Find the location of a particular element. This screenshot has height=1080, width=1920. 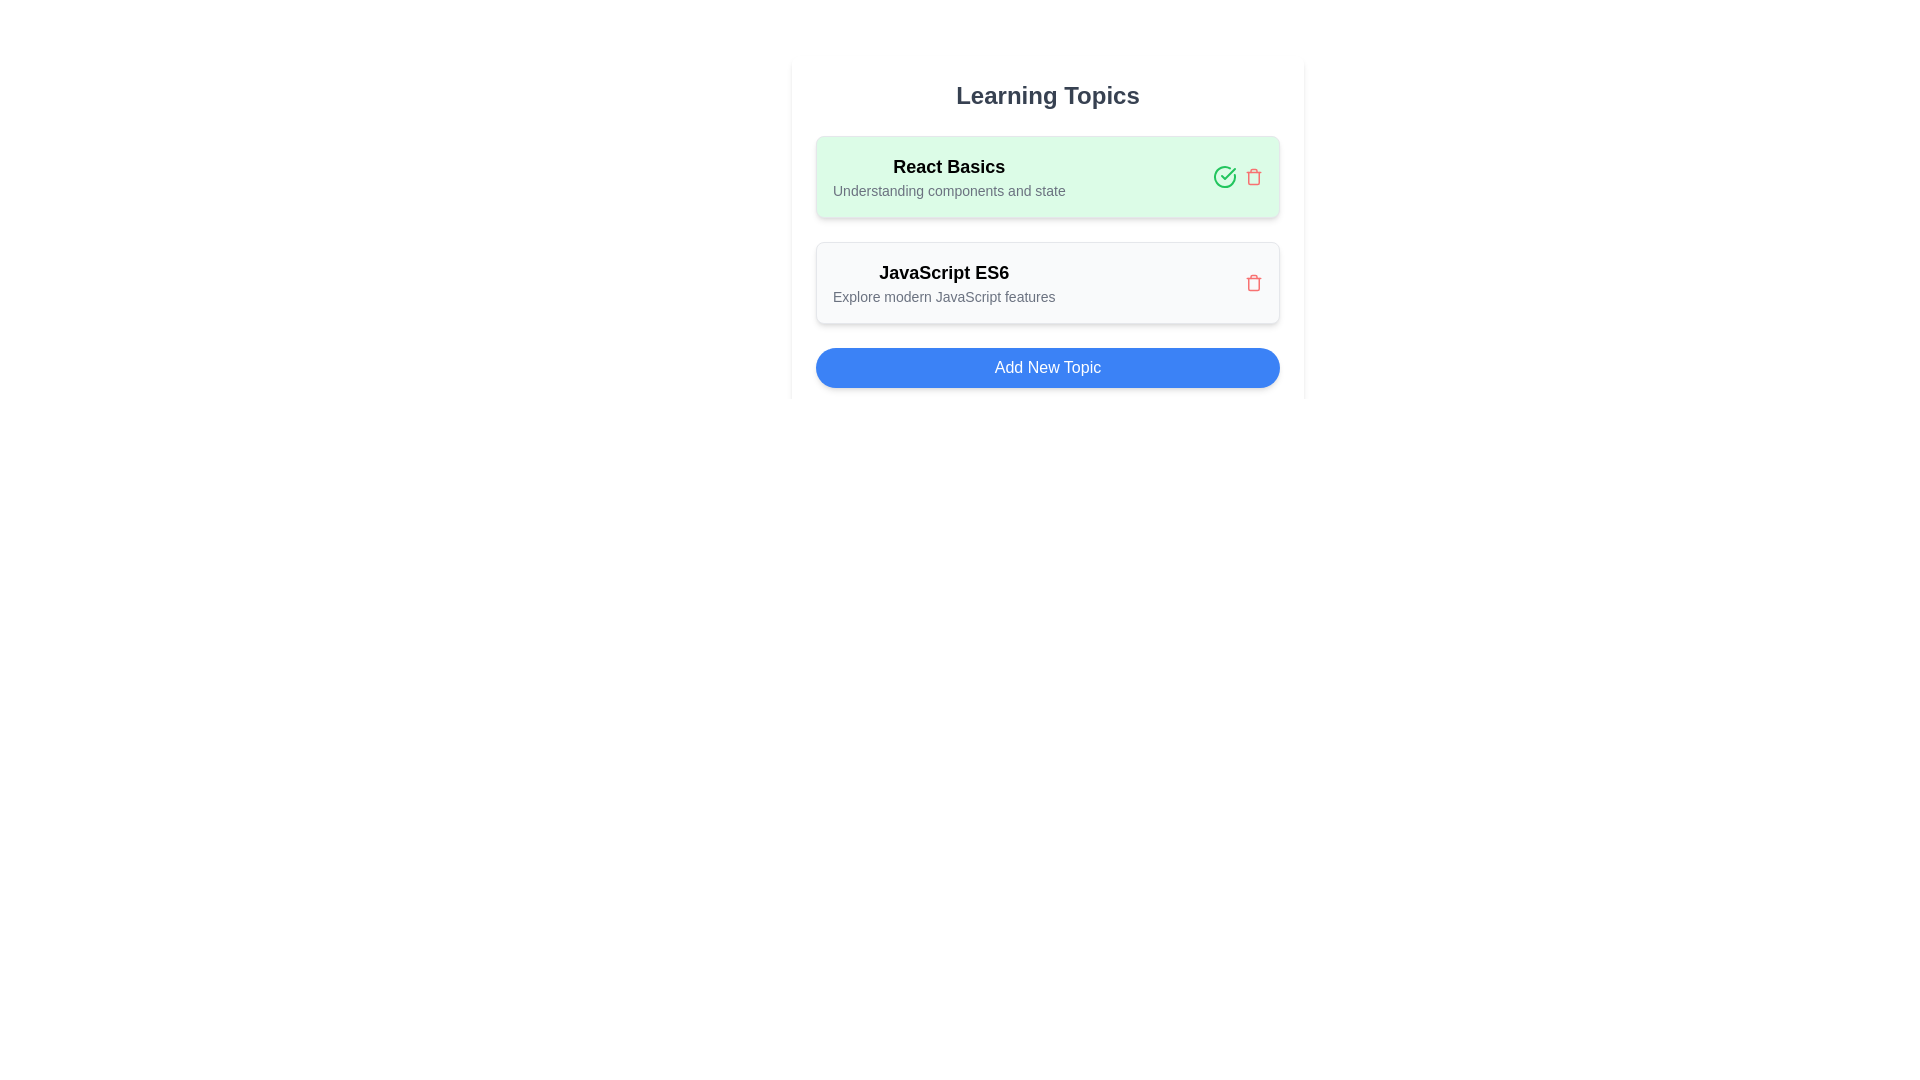

the 'Add New Topic' button to initiate adding a new topic is located at coordinates (1046, 367).